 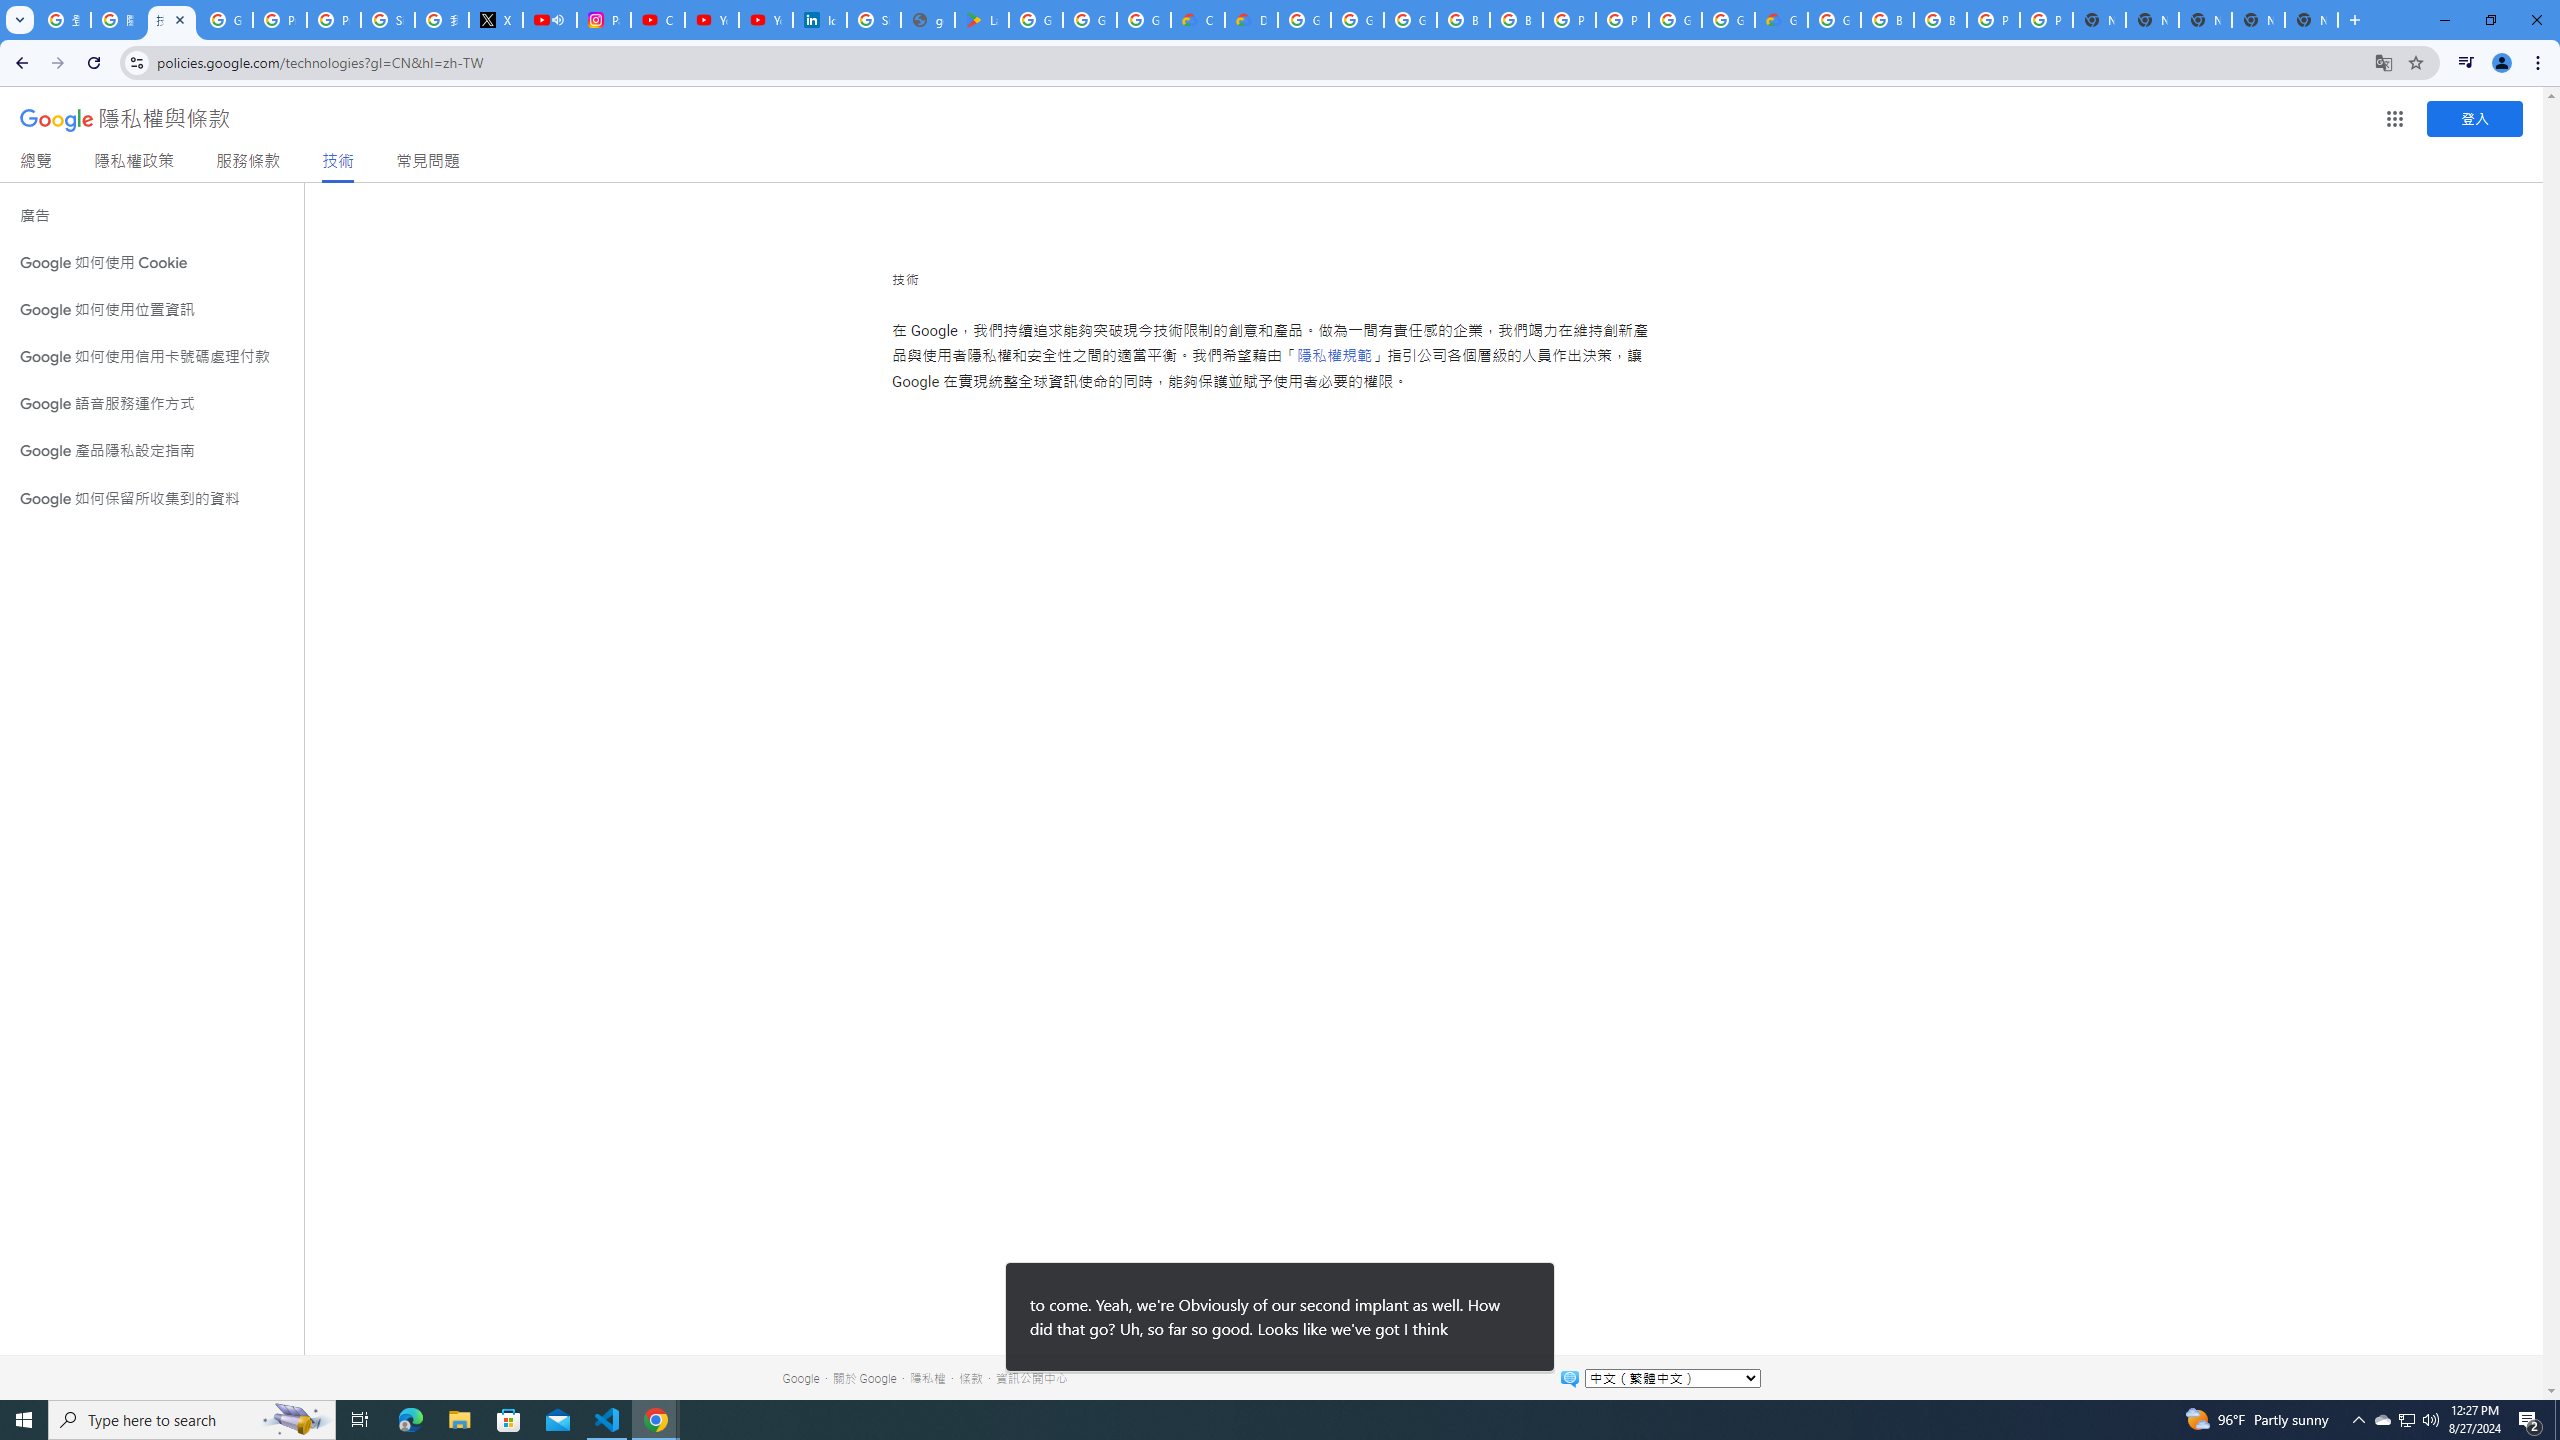 I want to click on 'Google Cloud Platform', so click(x=1728, y=19).